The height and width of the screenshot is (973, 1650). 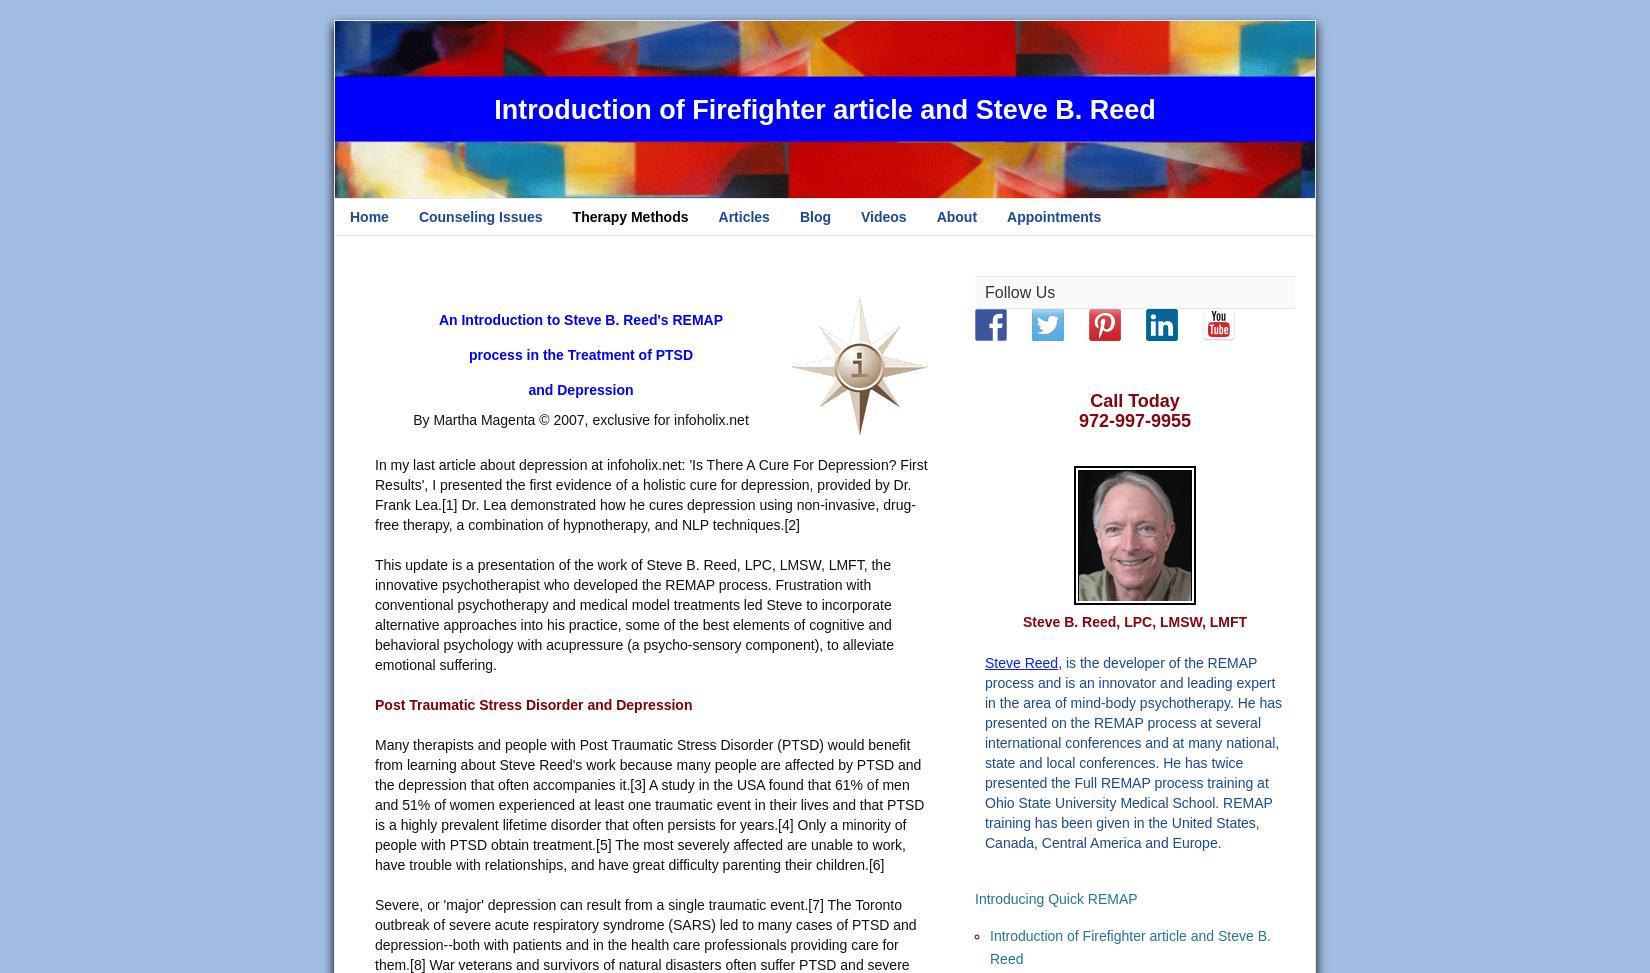 I want to click on 'in the Treatment of PTSD', so click(x=608, y=354).